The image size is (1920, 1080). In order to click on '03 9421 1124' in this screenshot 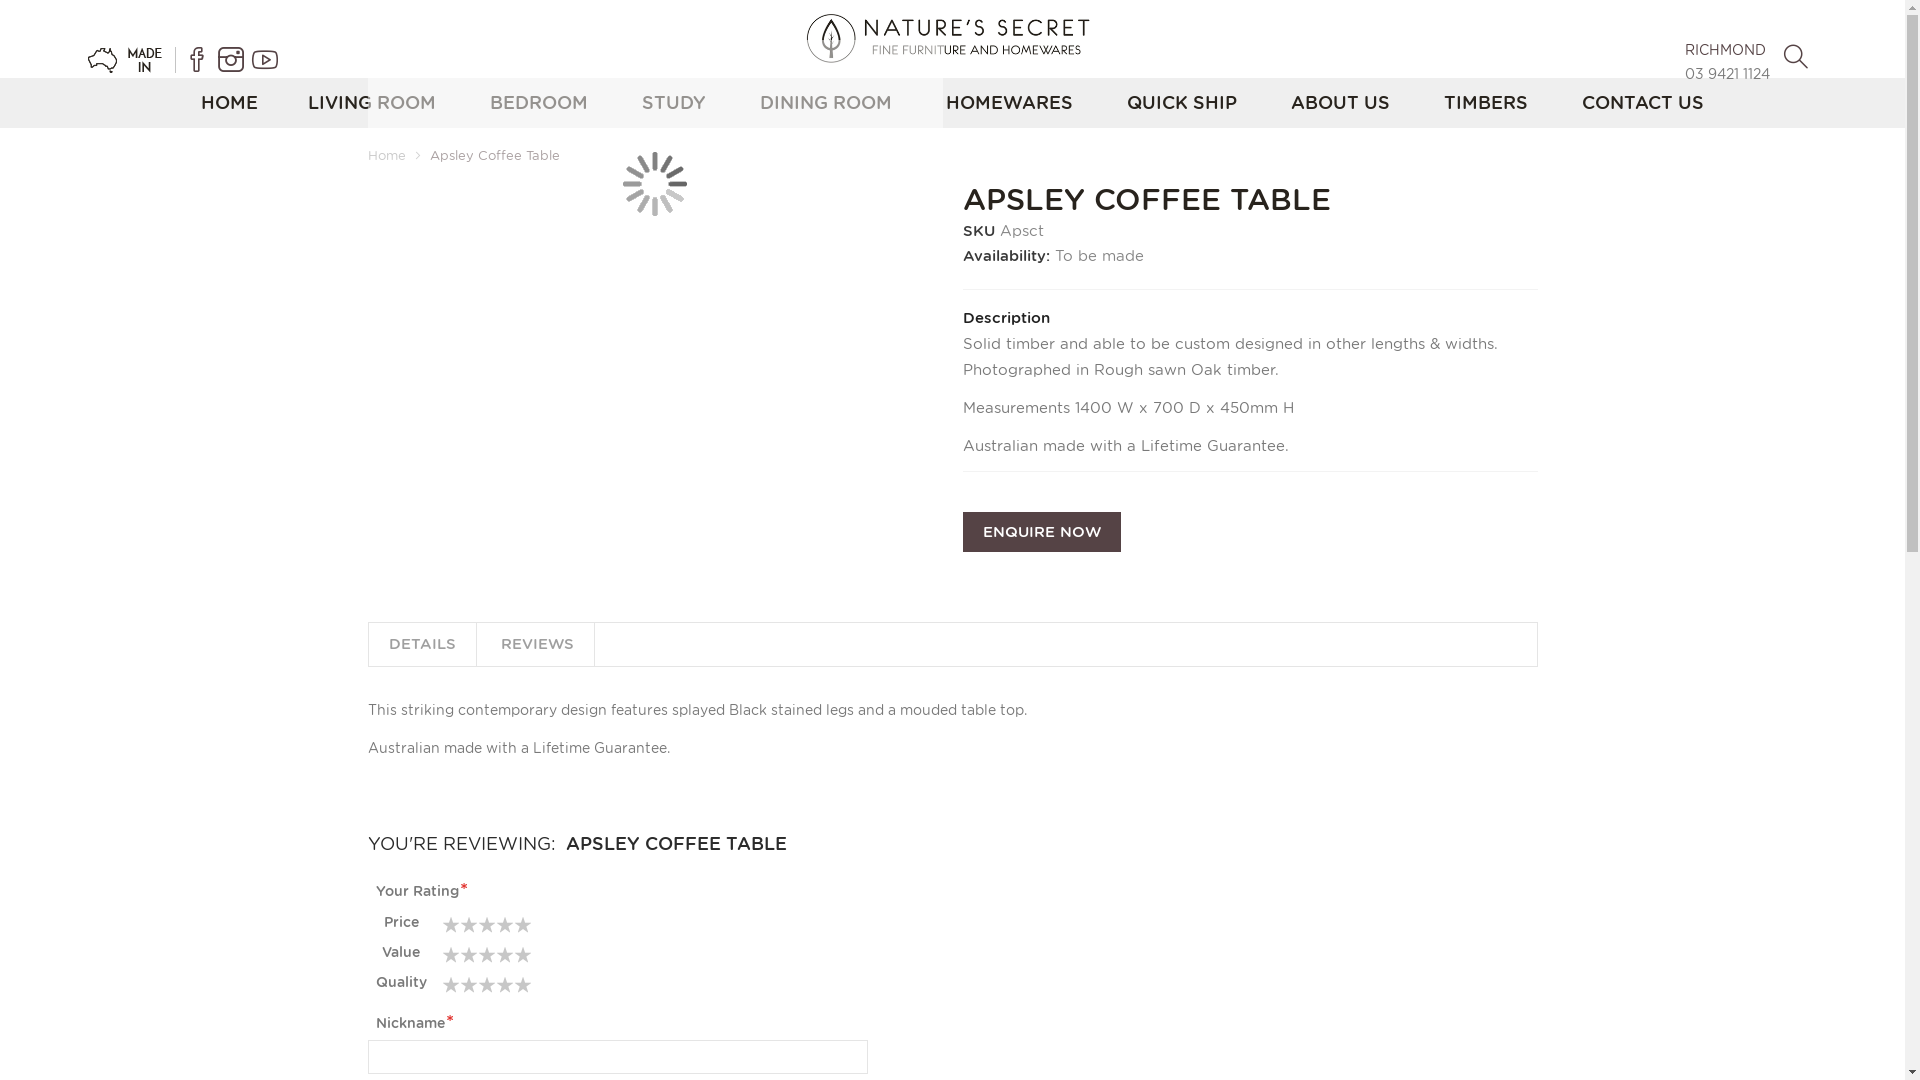, I will do `click(1683, 72)`.